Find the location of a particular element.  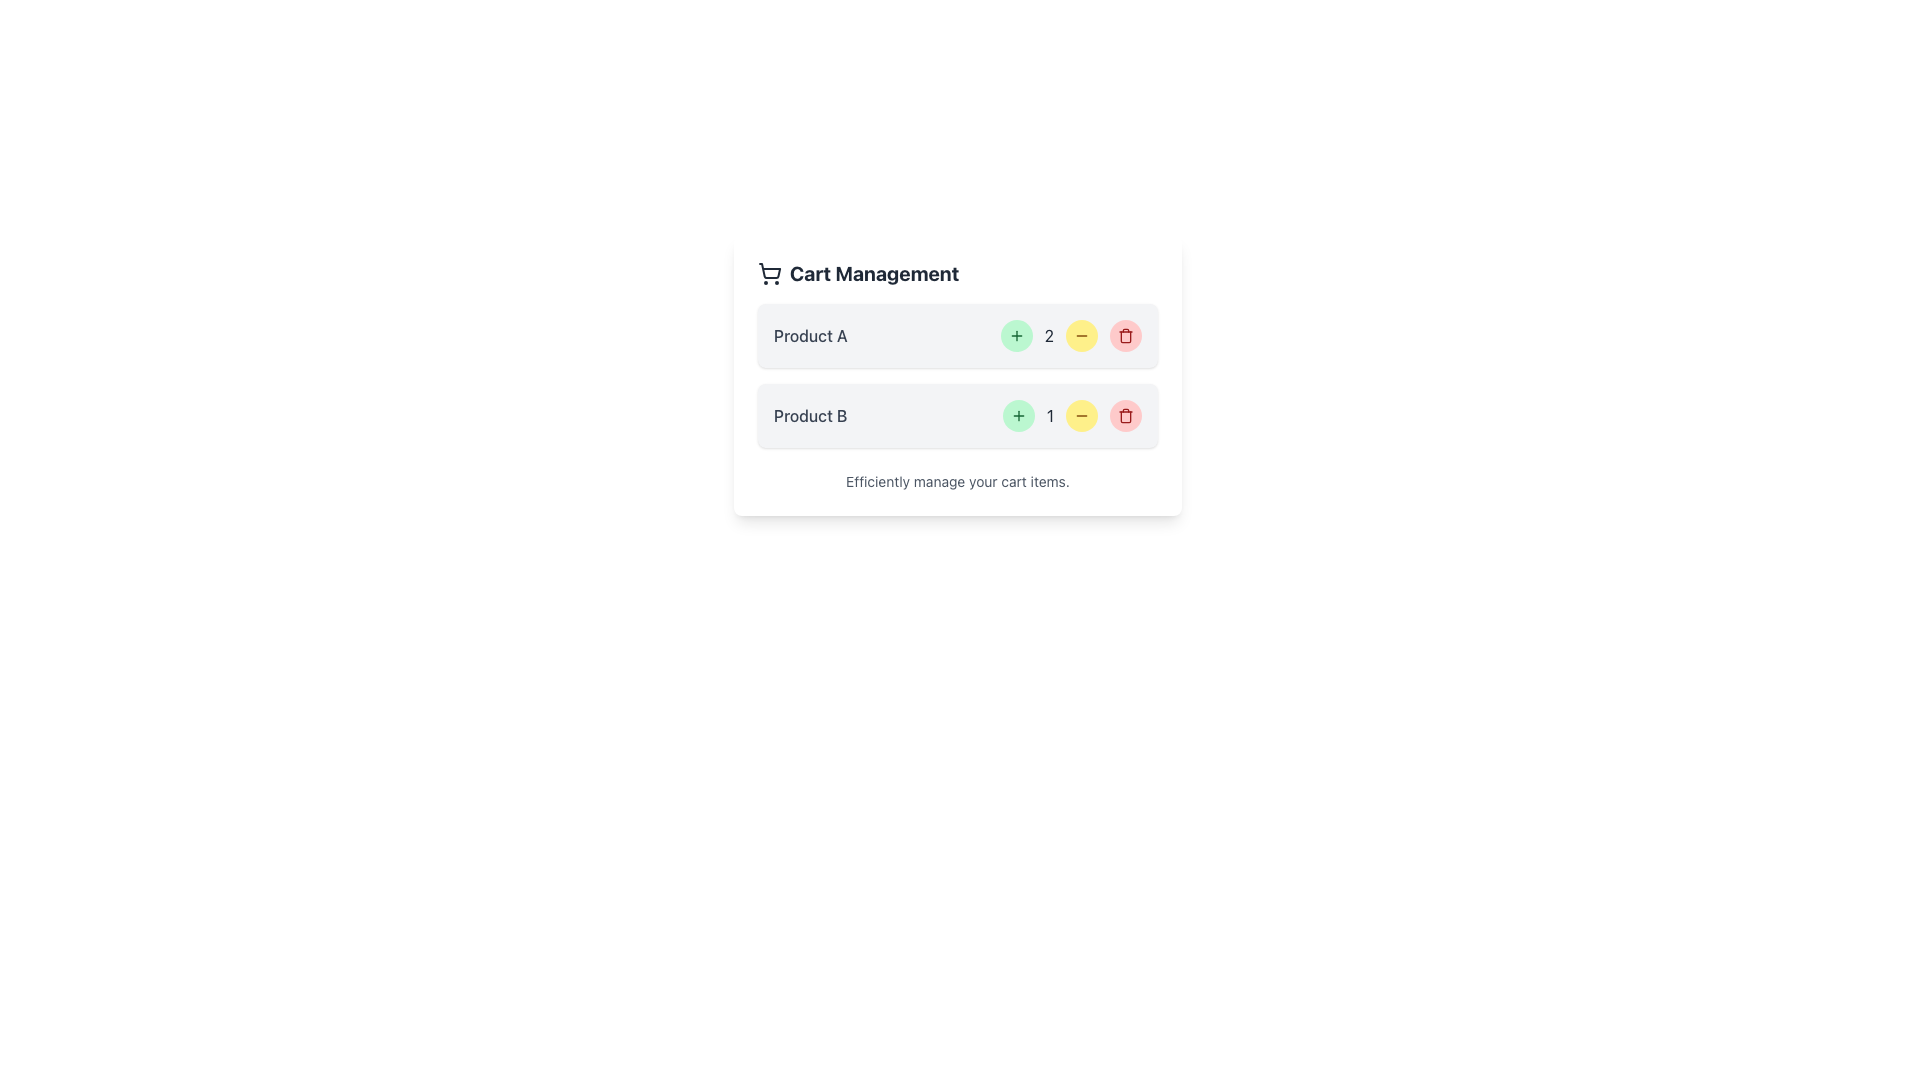

the circular green button with a plus symbol located in the 'Product B' row of the cart management interface is located at coordinates (1018, 415).